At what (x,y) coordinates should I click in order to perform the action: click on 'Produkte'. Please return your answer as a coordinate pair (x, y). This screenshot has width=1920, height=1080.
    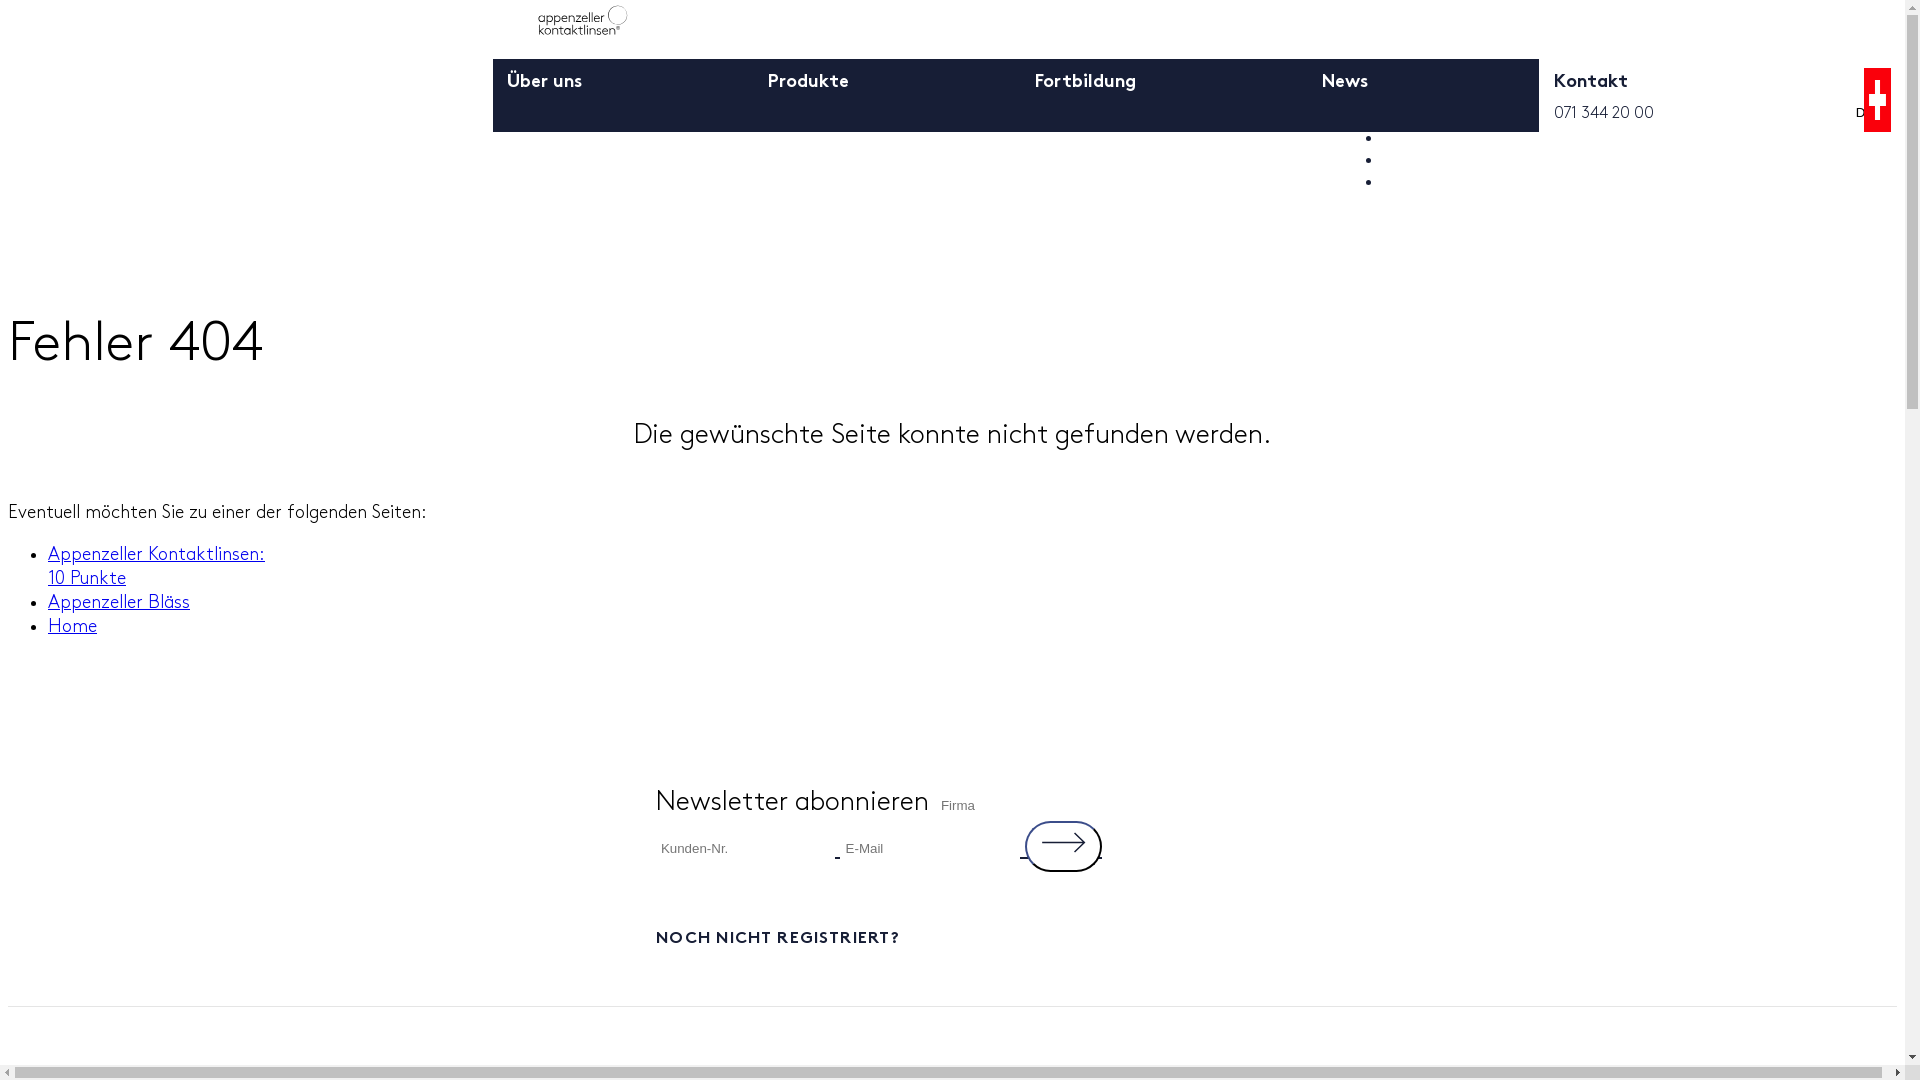
    Looking at the image, I should click on (808, 92).